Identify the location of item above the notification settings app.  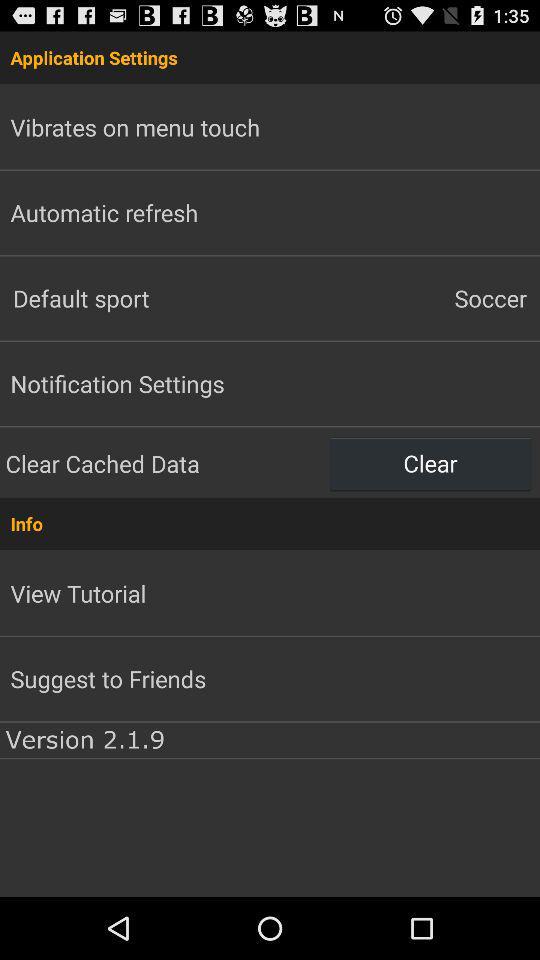
(135, 297).